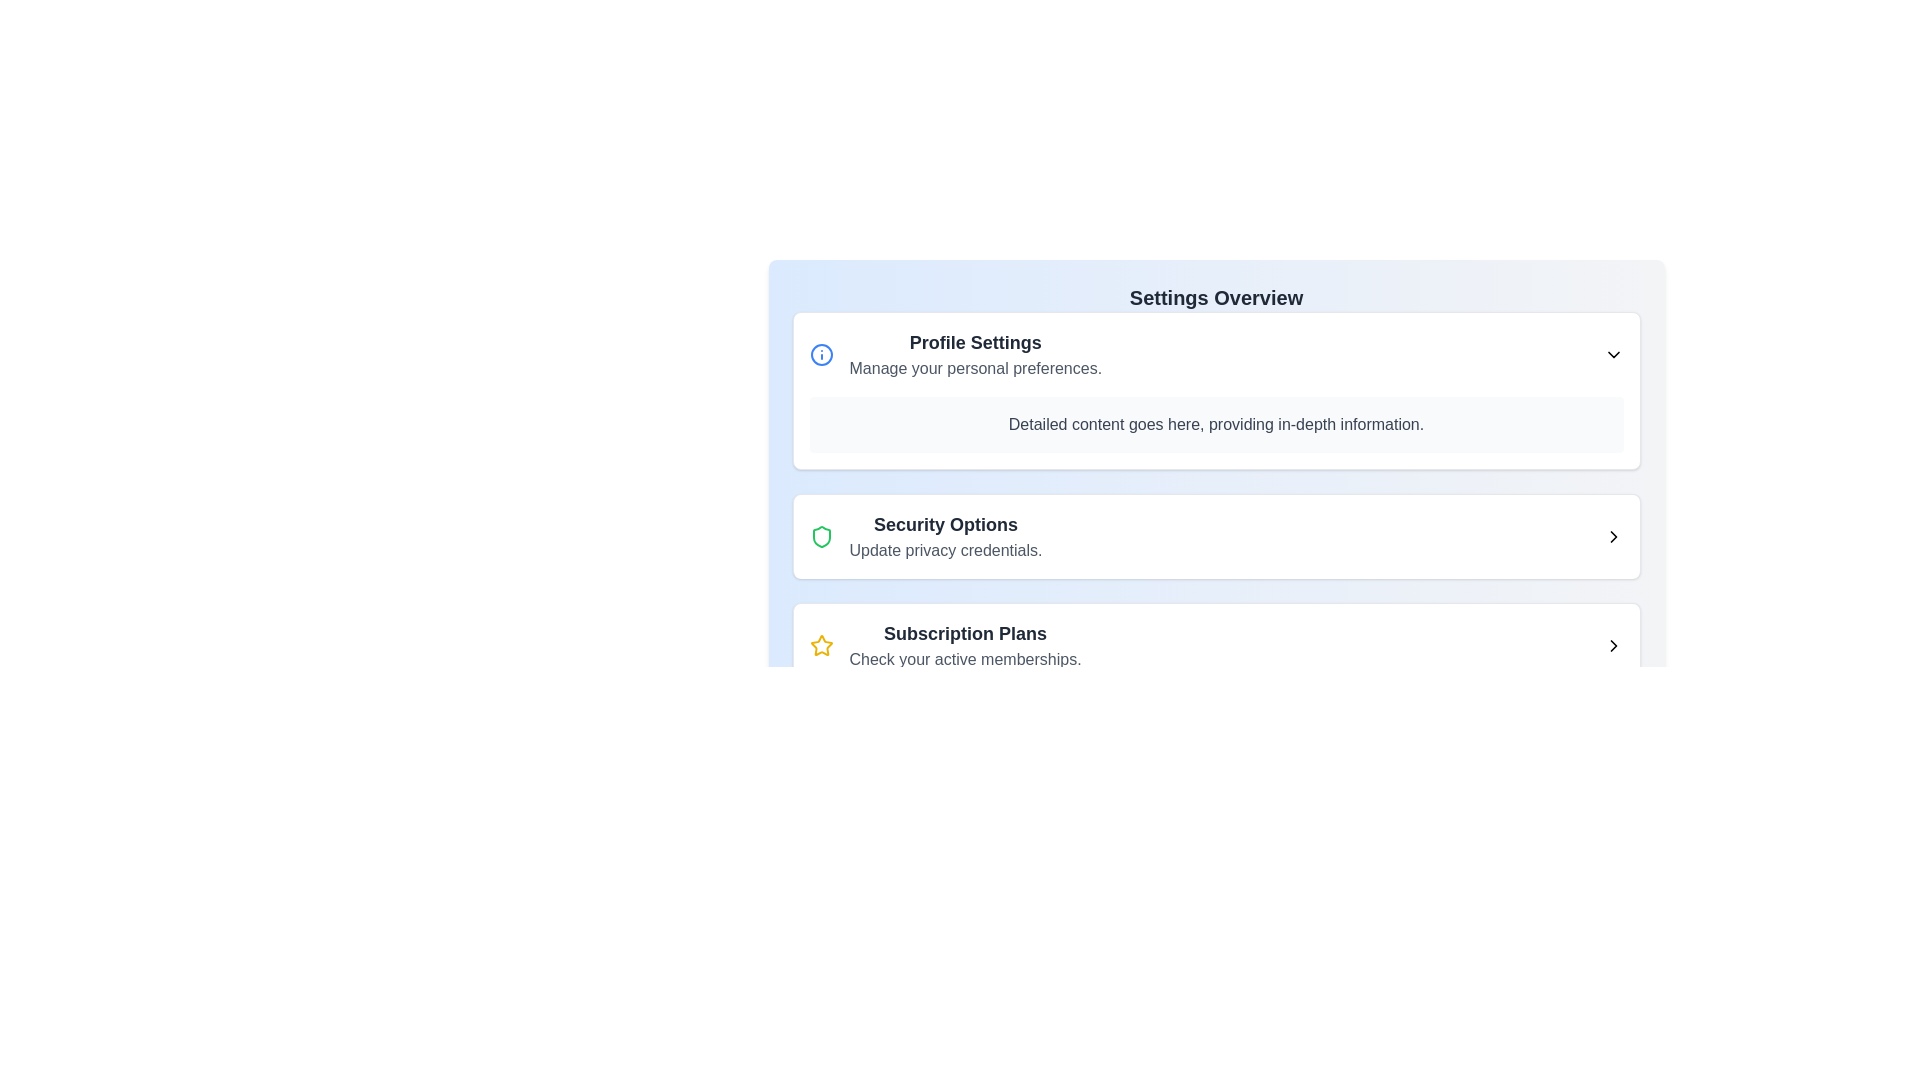 This screenshot has height=1080, width=1920. What do you see at coordinates (1613, 353) in the screenshot?
I see `the Chevron Down icon located at the far right of the 'Profile Settings' section` at bounding box center [1613, 353].